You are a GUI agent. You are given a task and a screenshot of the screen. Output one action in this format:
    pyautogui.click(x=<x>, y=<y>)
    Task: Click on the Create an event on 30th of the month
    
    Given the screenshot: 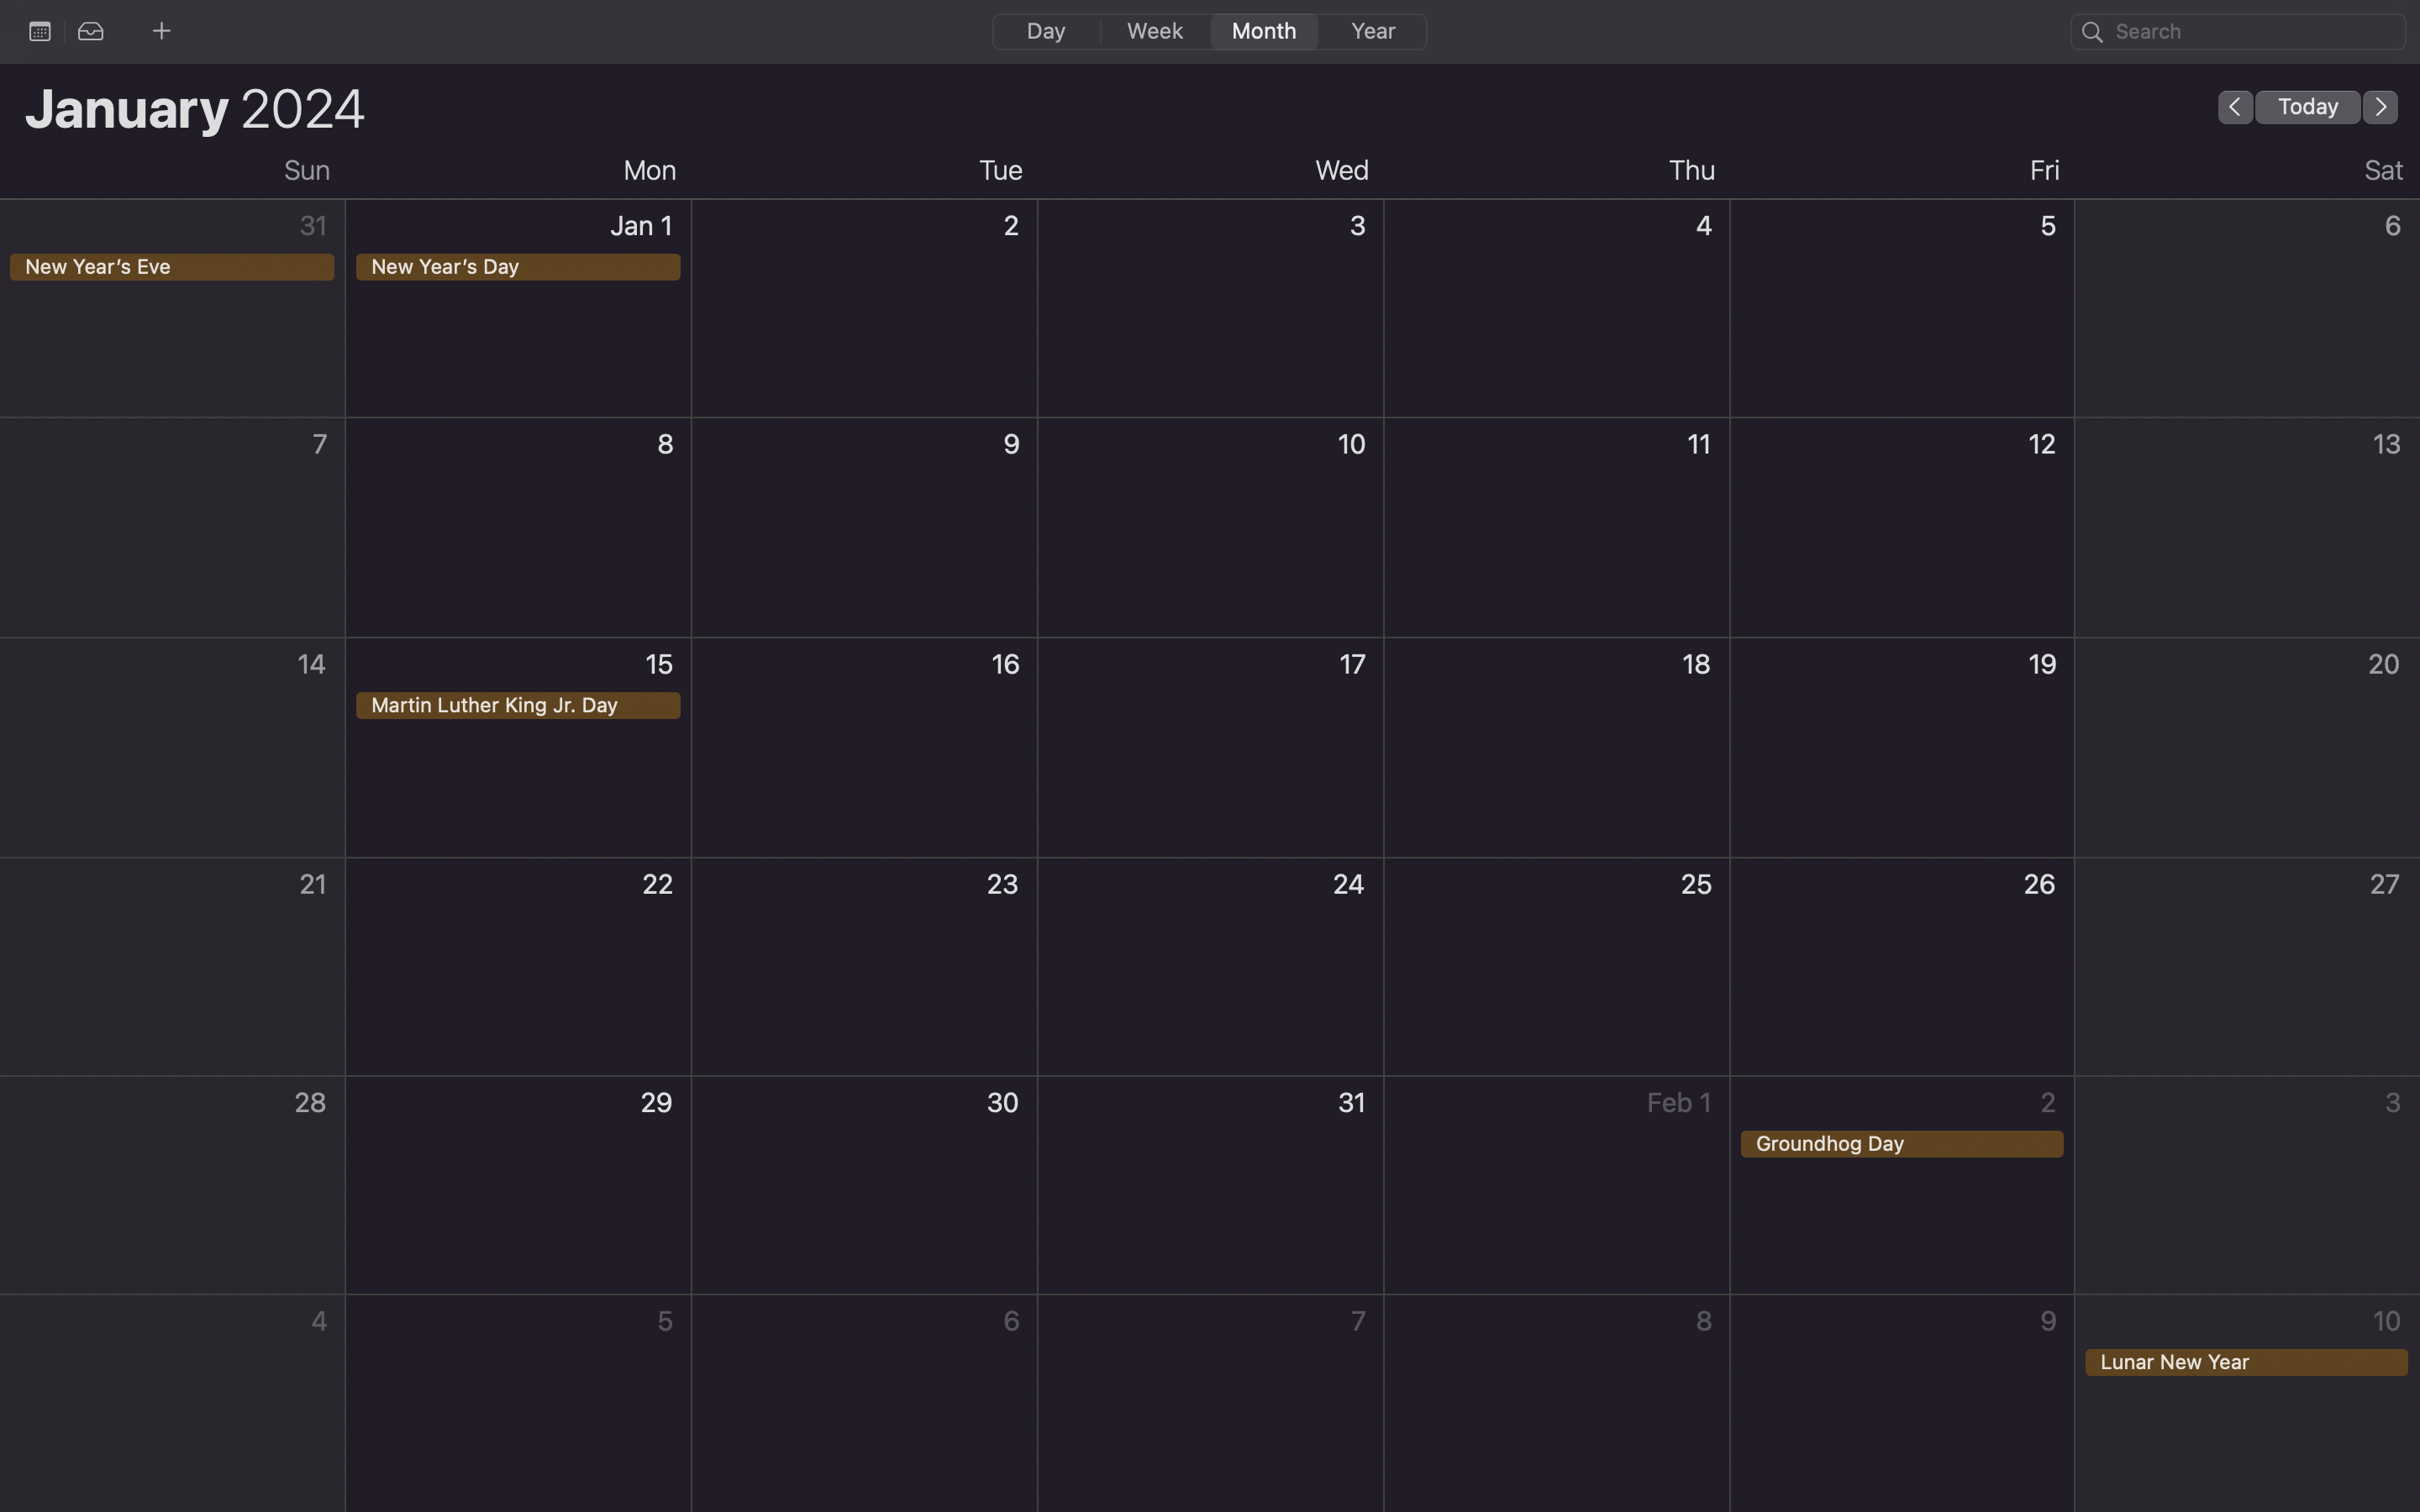 What is the action you would take?
    pyautogui.click(x=865, y=1187)
    